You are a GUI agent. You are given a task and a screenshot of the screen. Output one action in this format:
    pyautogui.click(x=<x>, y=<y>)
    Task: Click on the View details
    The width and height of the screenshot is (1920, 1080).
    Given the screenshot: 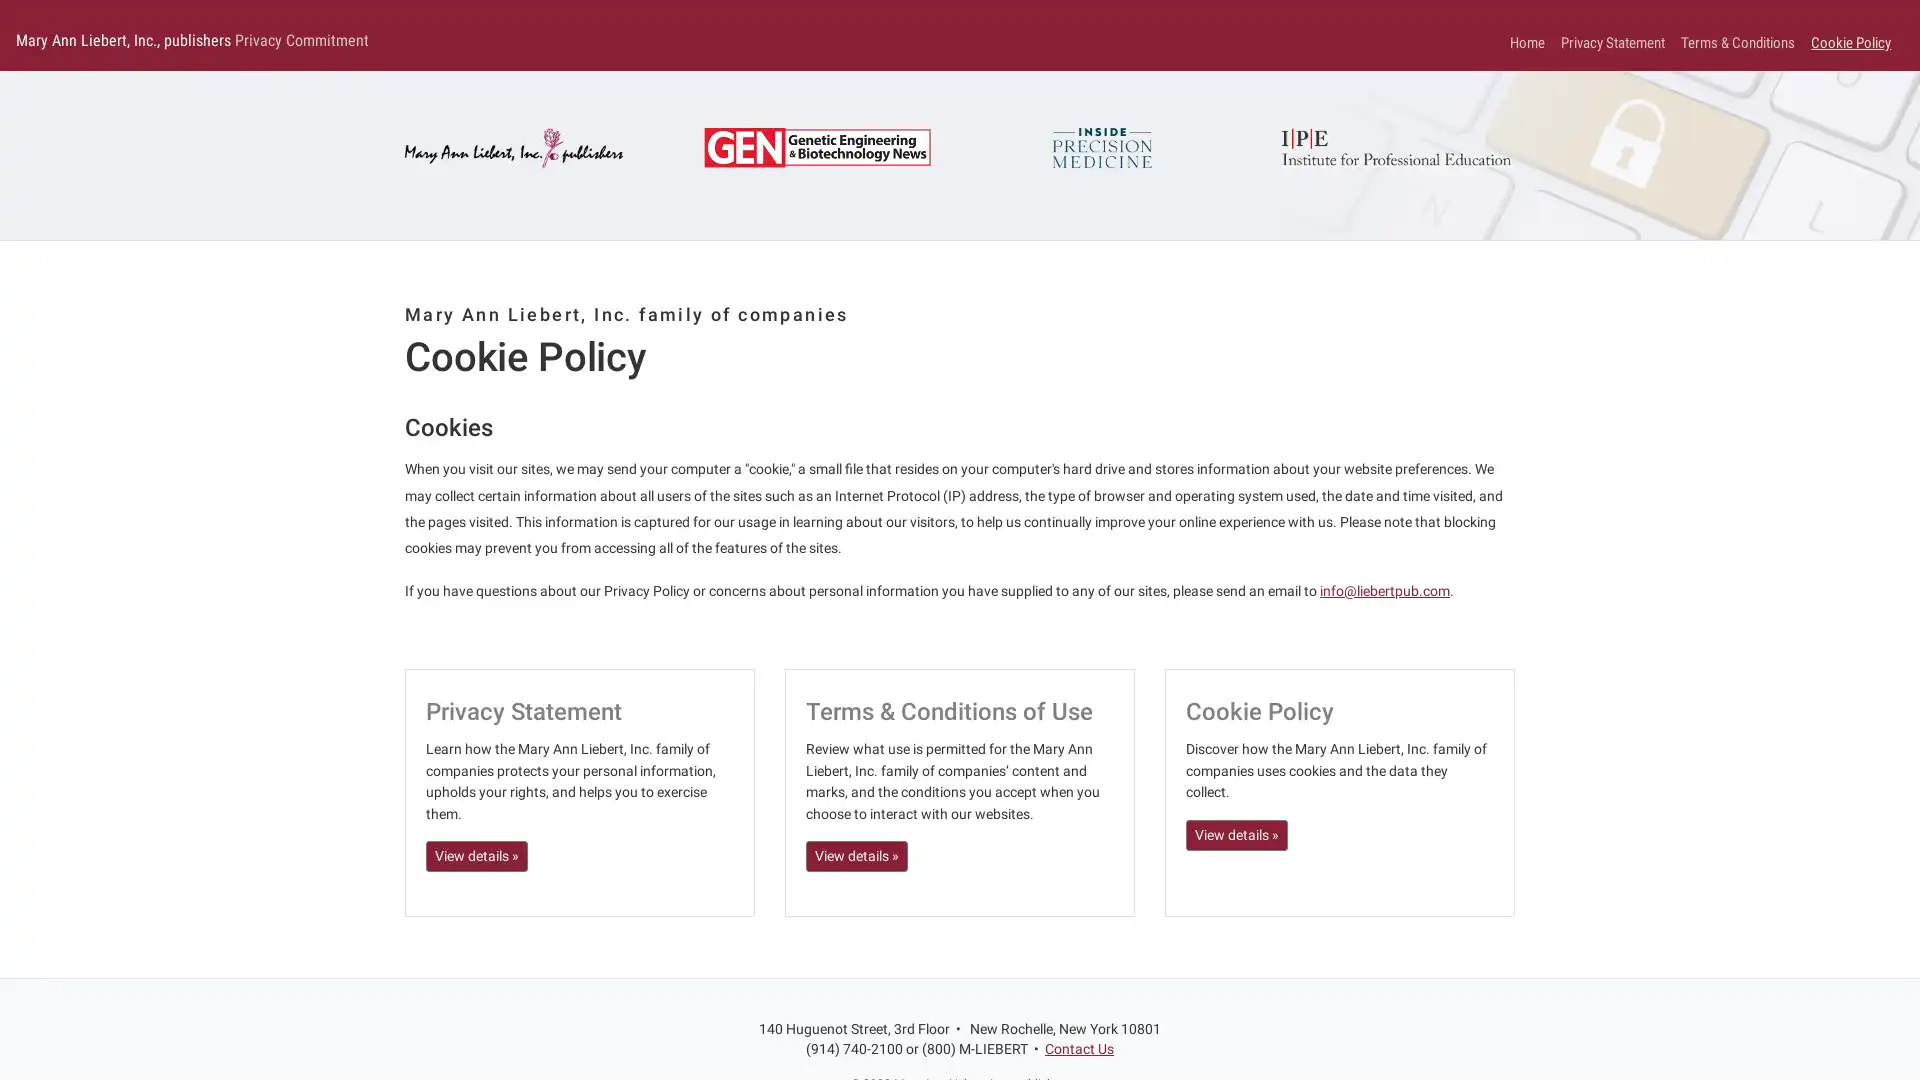 What is the action you would take?
    pyautogui.click(x=857, y=855)
    